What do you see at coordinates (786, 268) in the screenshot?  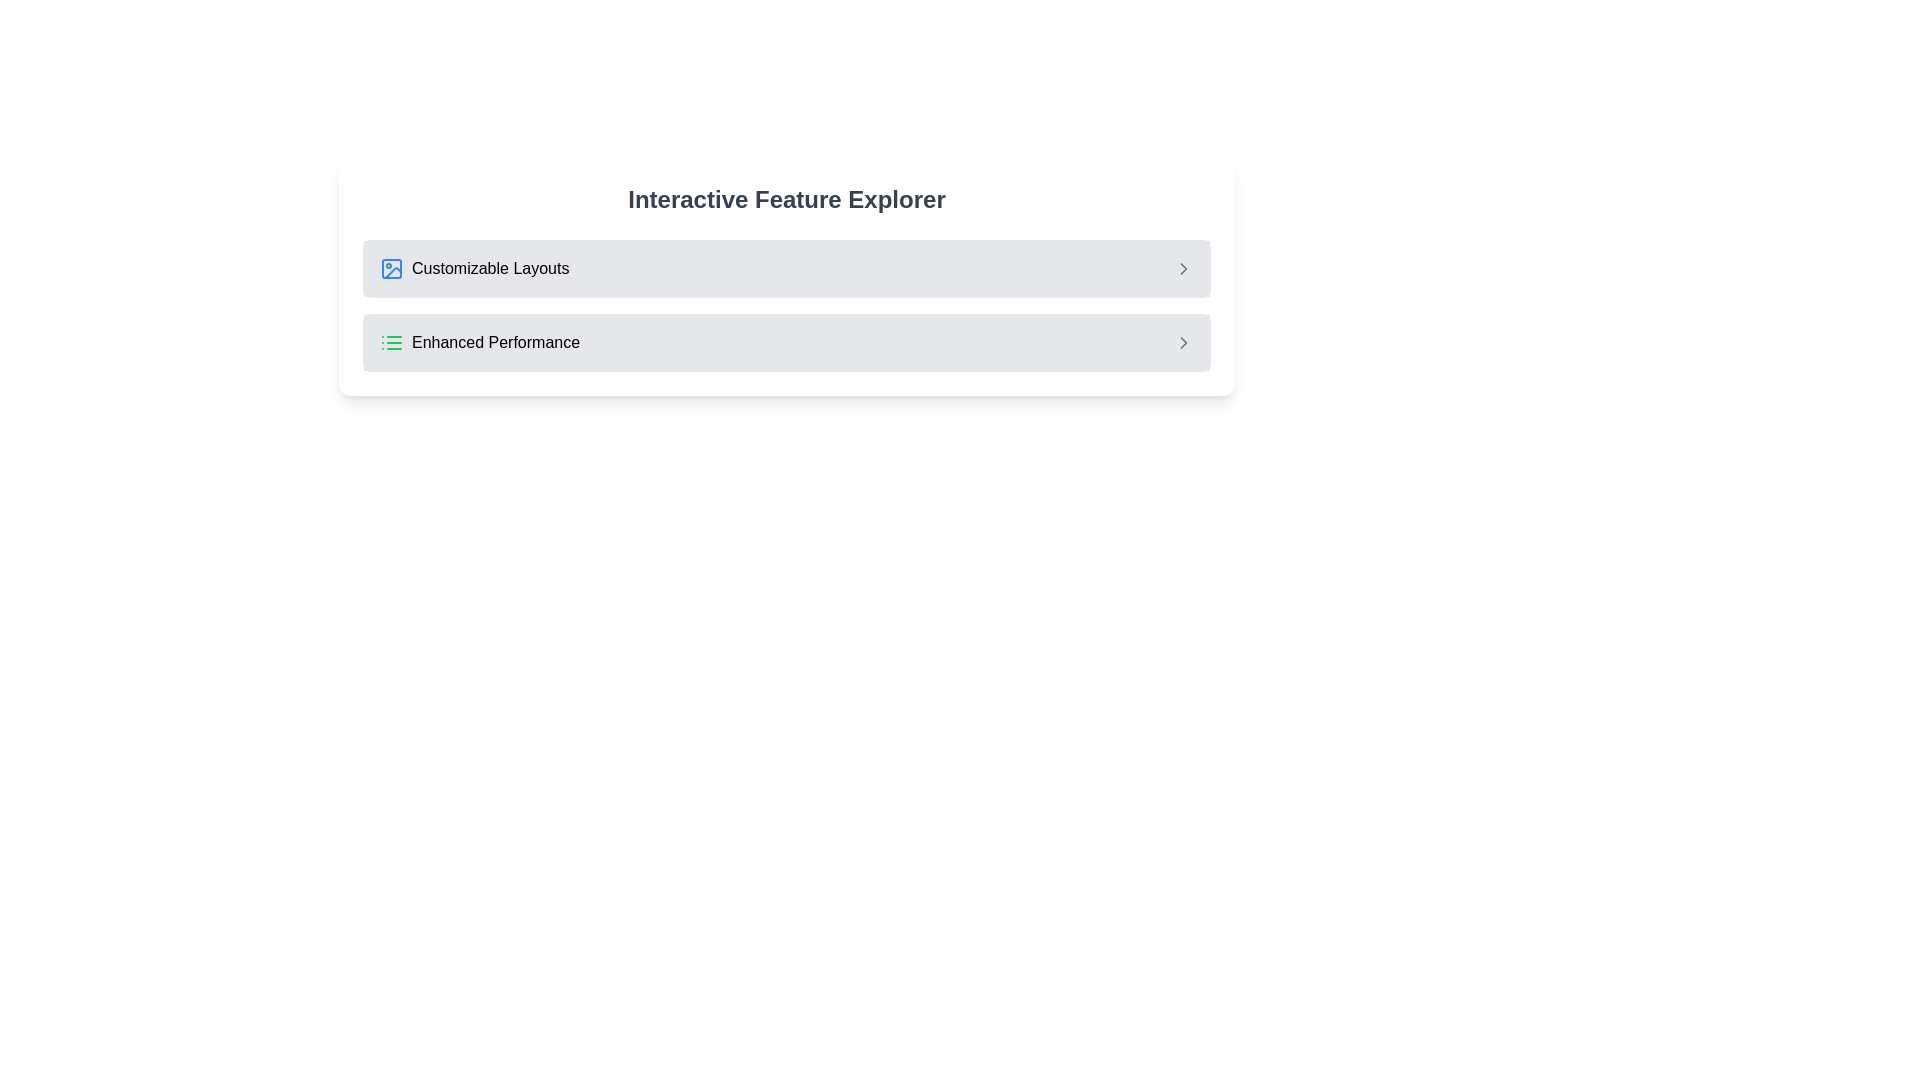 I see `the first clickable list item labeled 'Customizable Layouts' within the 'Interactive Feature Explorer' section` at bounding box center [786, 268].